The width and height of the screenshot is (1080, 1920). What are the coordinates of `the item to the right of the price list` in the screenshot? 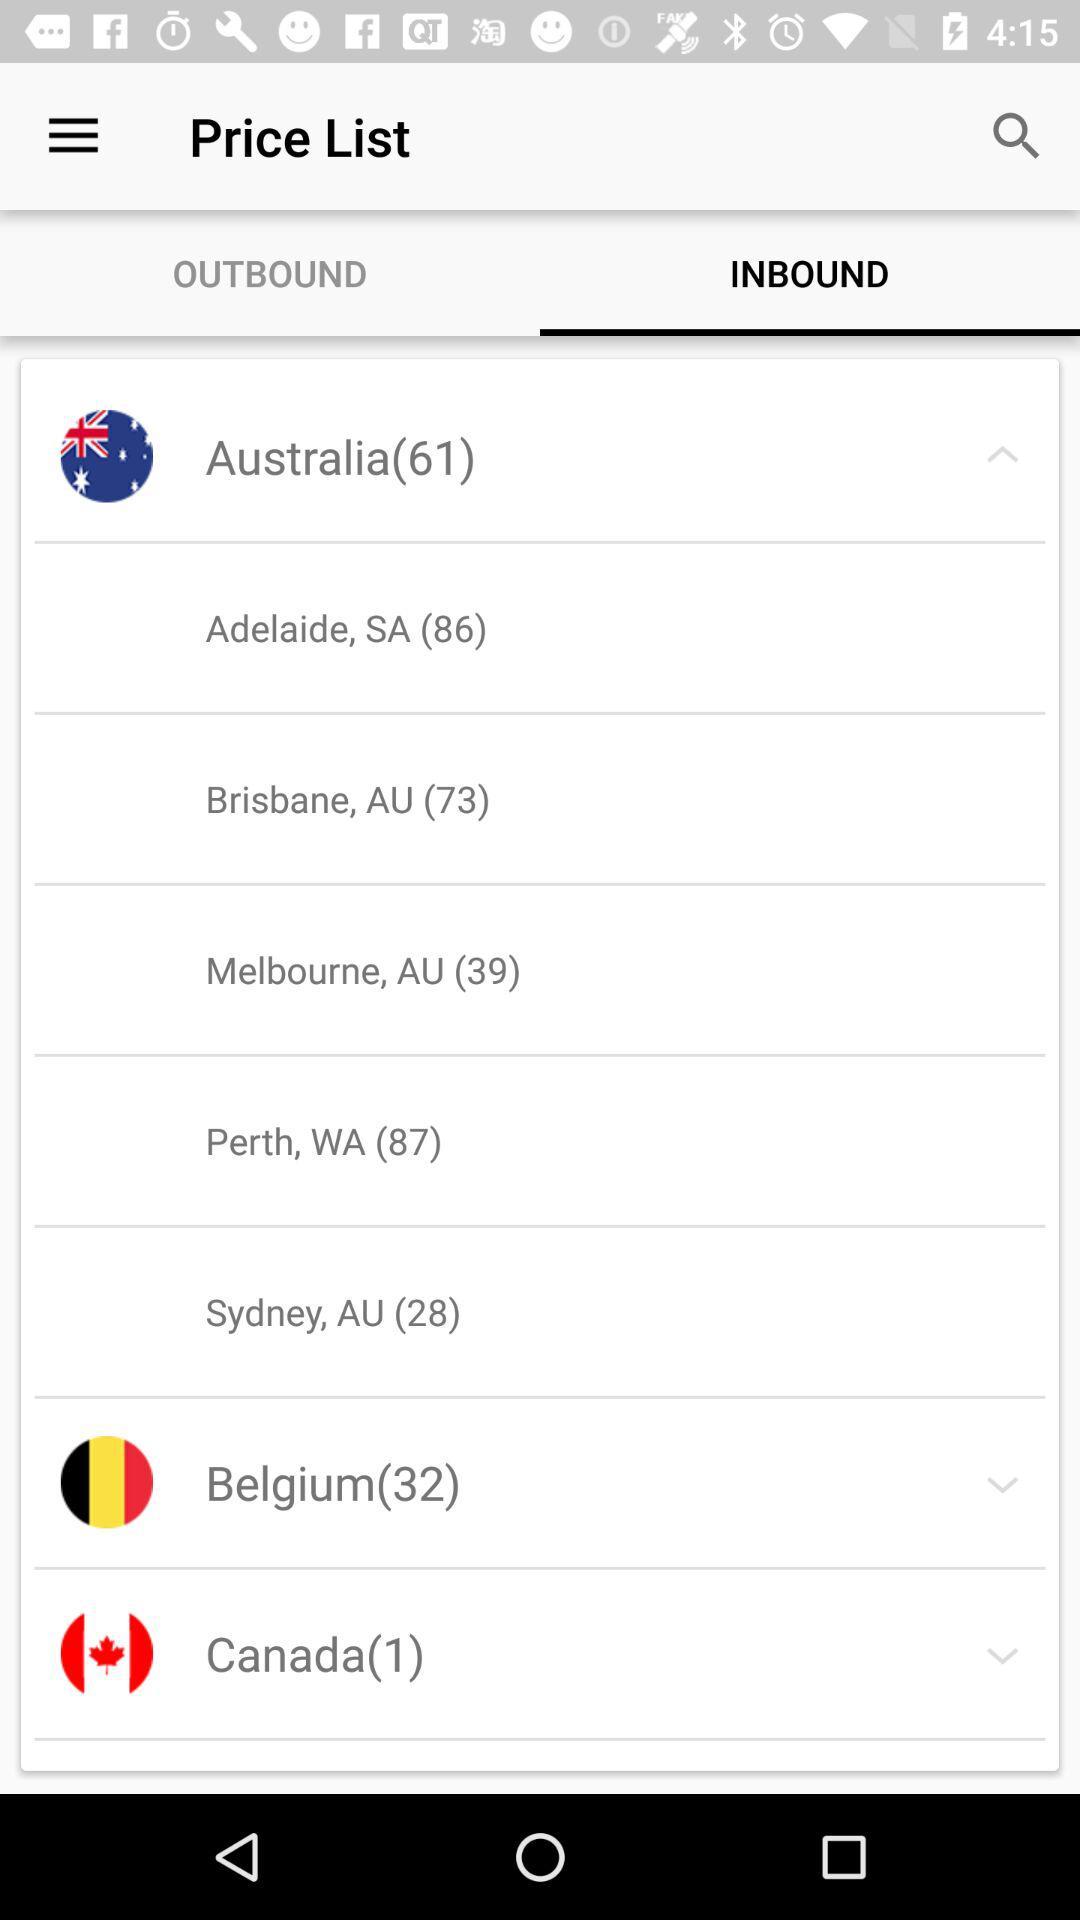 It's located at (1017, 135).